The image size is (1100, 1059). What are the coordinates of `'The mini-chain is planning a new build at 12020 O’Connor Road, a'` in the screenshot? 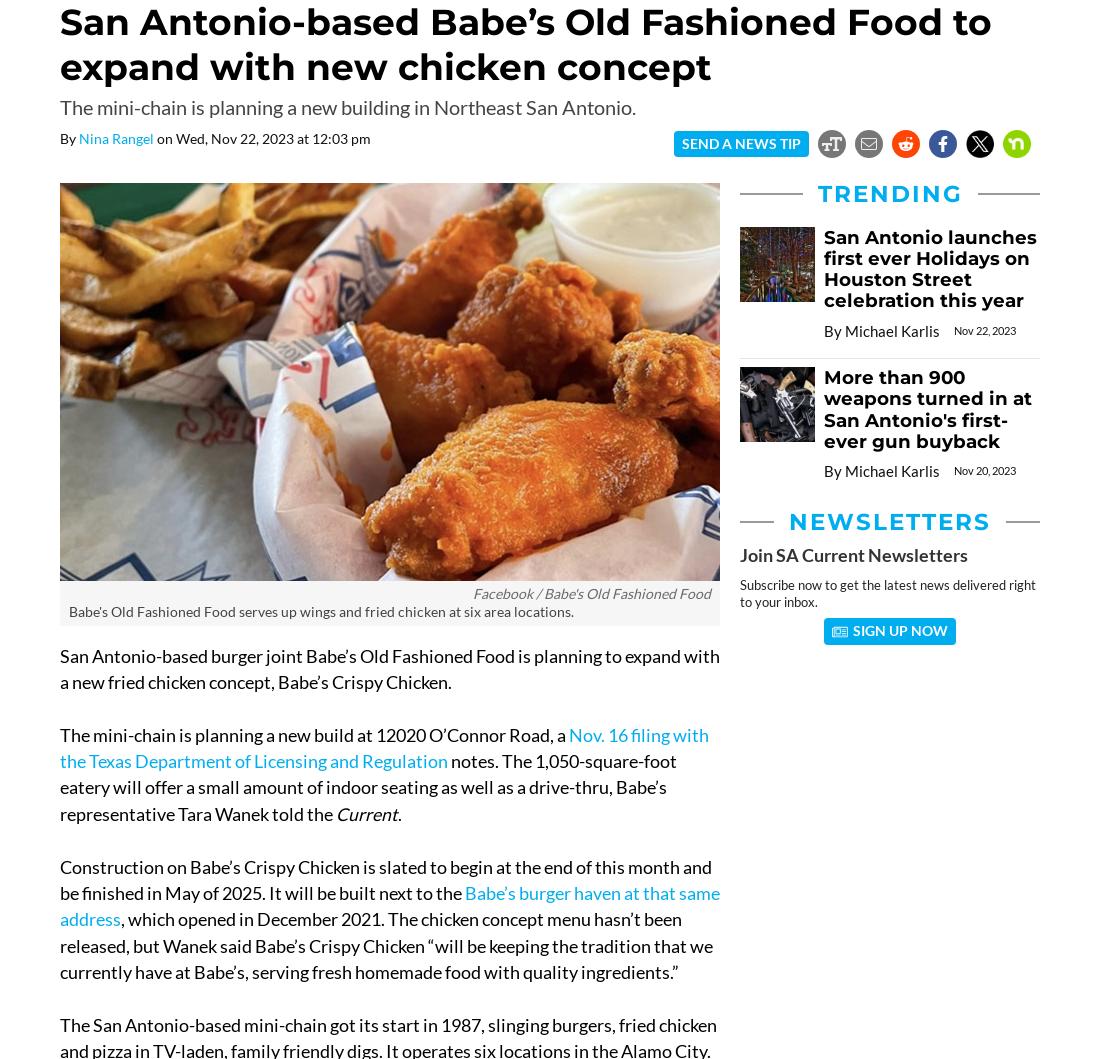 It's located at (313, 734).